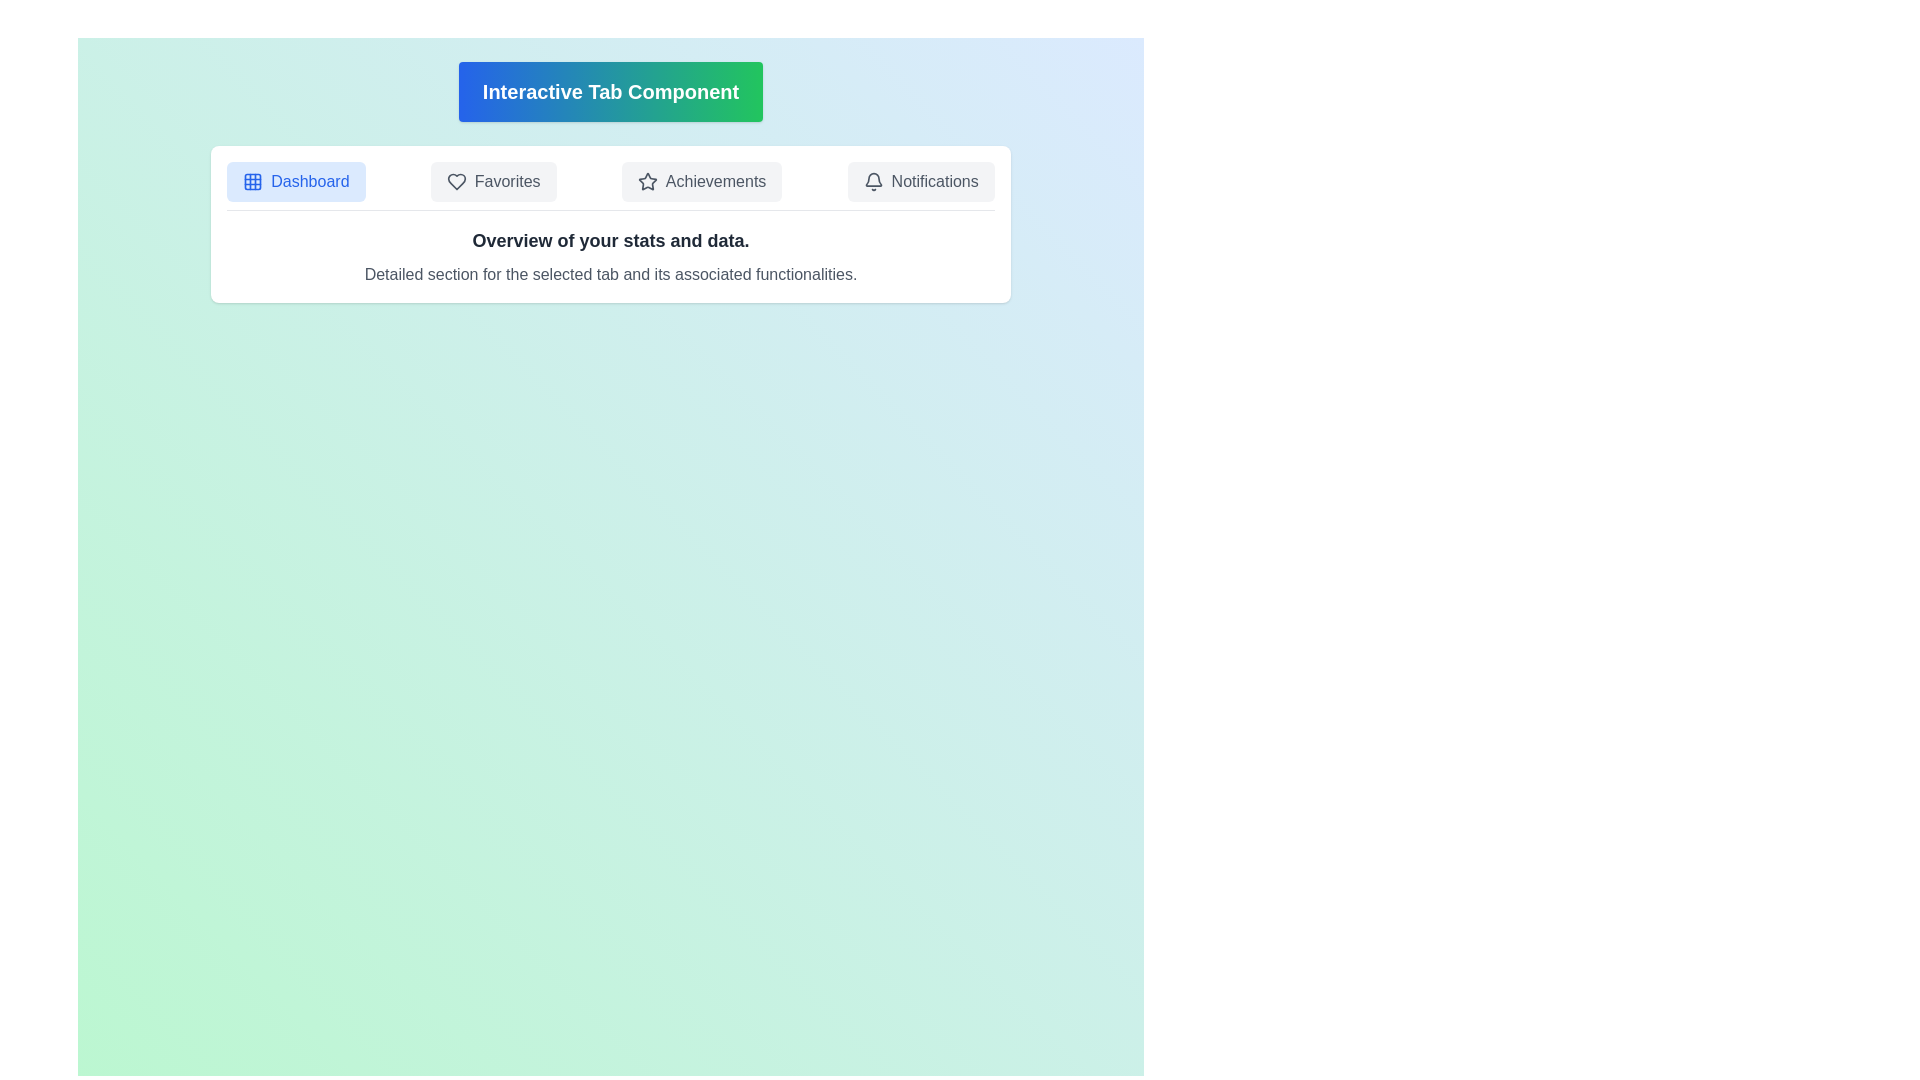  Describe the element at coordinates (701, 181) in the screenshot. I see `the tab labeled Achievements to view its associated content` at that location.